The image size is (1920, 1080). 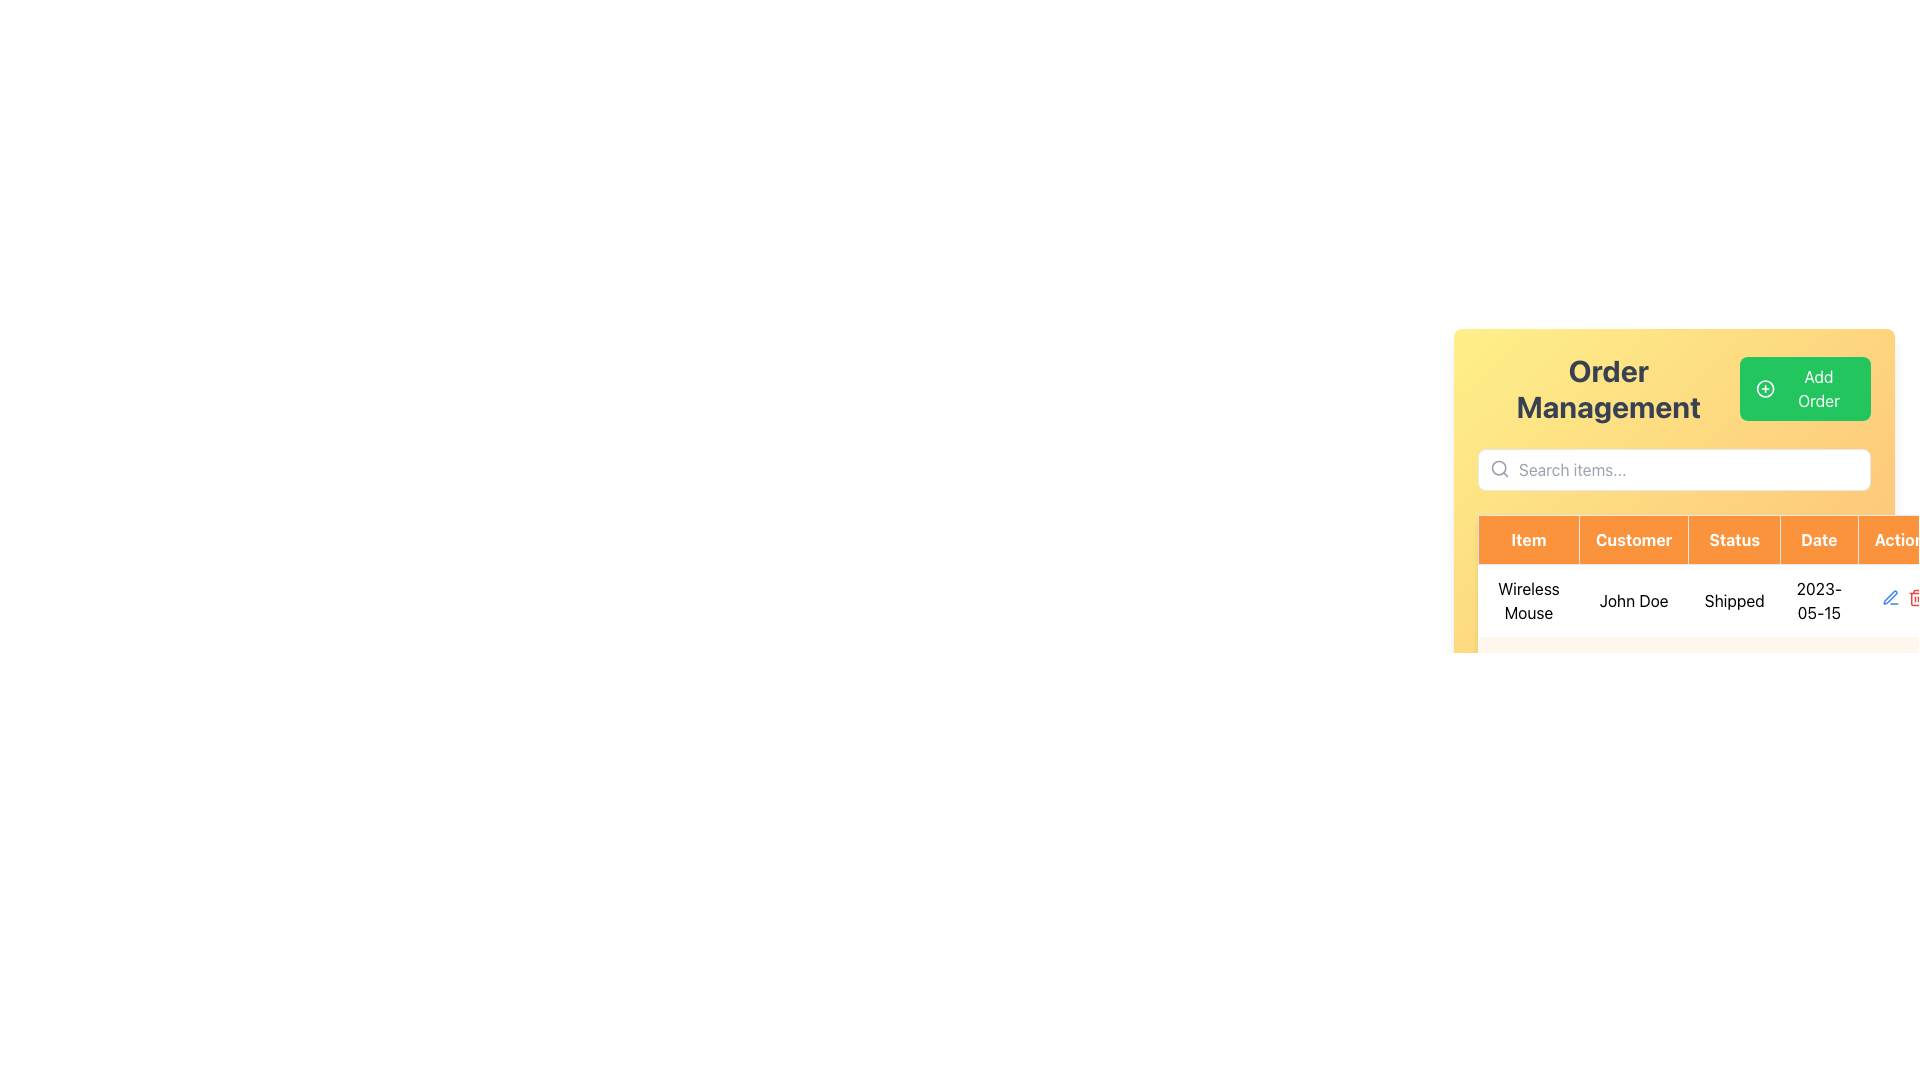 I want to click on the Table Header Cell labeled 'Status', which is the third cell in the header row of the table, positioned between the 'Customer' and 'Date' cells, so click(x=1733, y=540).